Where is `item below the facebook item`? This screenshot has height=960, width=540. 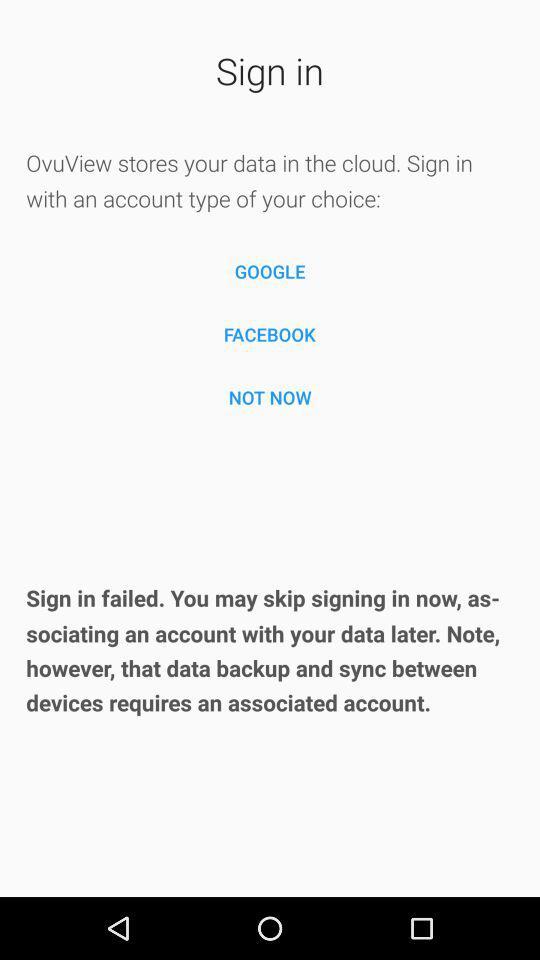
item below the facebook item is located at coordinates (270, 396).